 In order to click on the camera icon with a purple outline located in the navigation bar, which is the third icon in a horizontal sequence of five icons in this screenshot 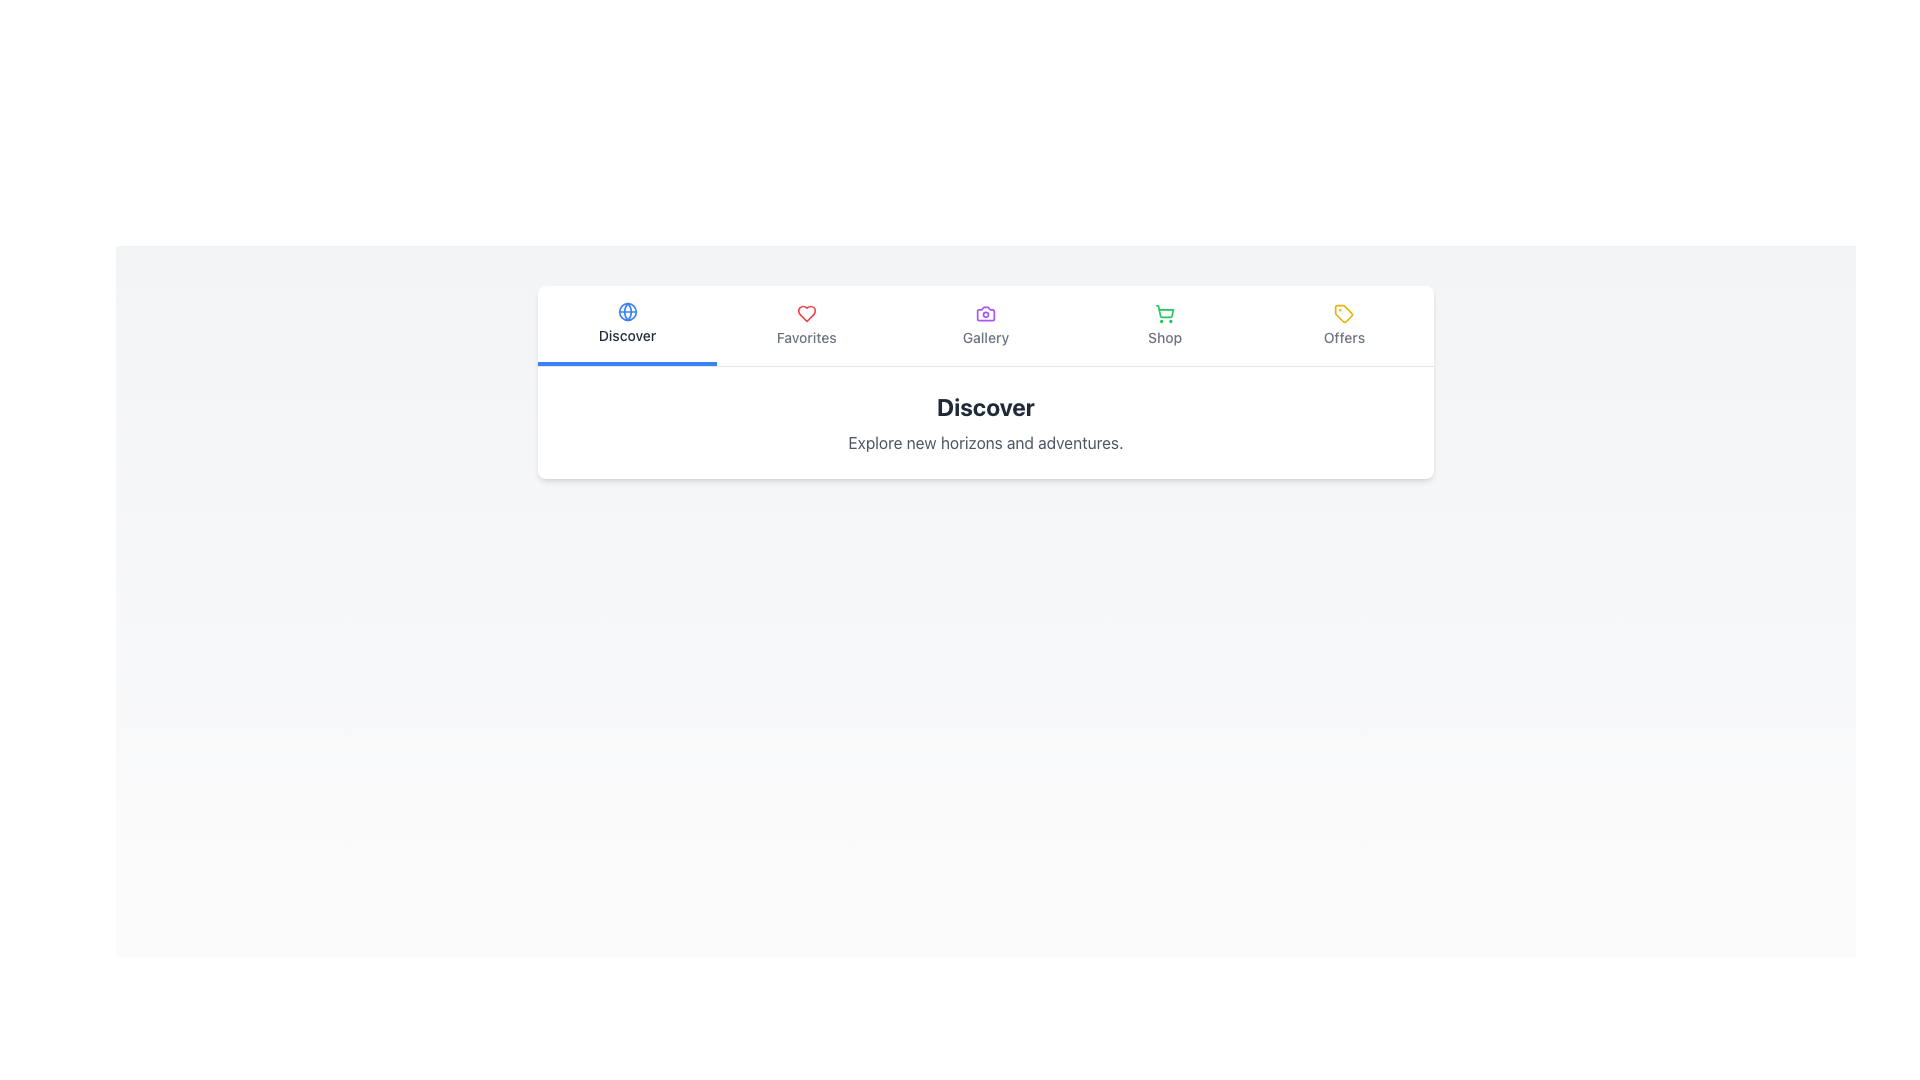, I will do `click(985, 313)`.